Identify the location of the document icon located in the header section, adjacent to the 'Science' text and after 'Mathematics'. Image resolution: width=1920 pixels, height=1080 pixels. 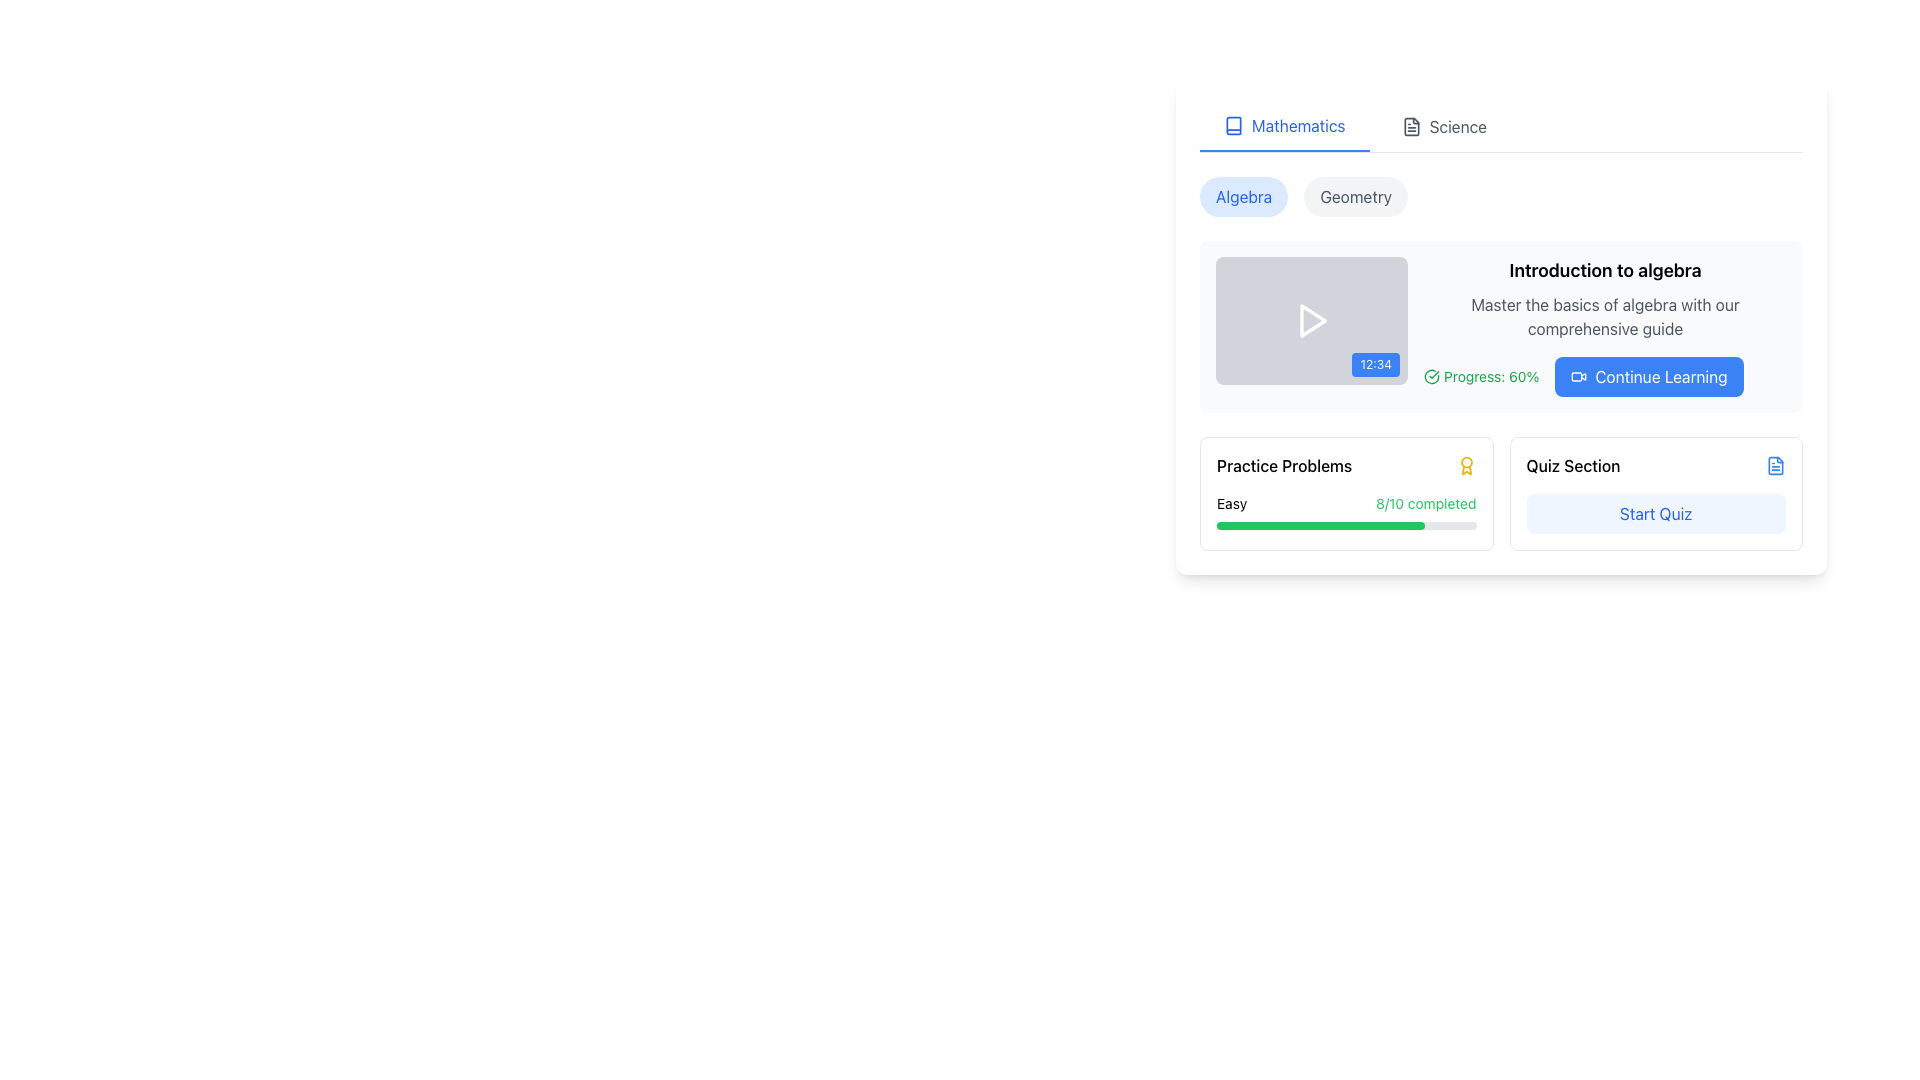
(1410, 127).